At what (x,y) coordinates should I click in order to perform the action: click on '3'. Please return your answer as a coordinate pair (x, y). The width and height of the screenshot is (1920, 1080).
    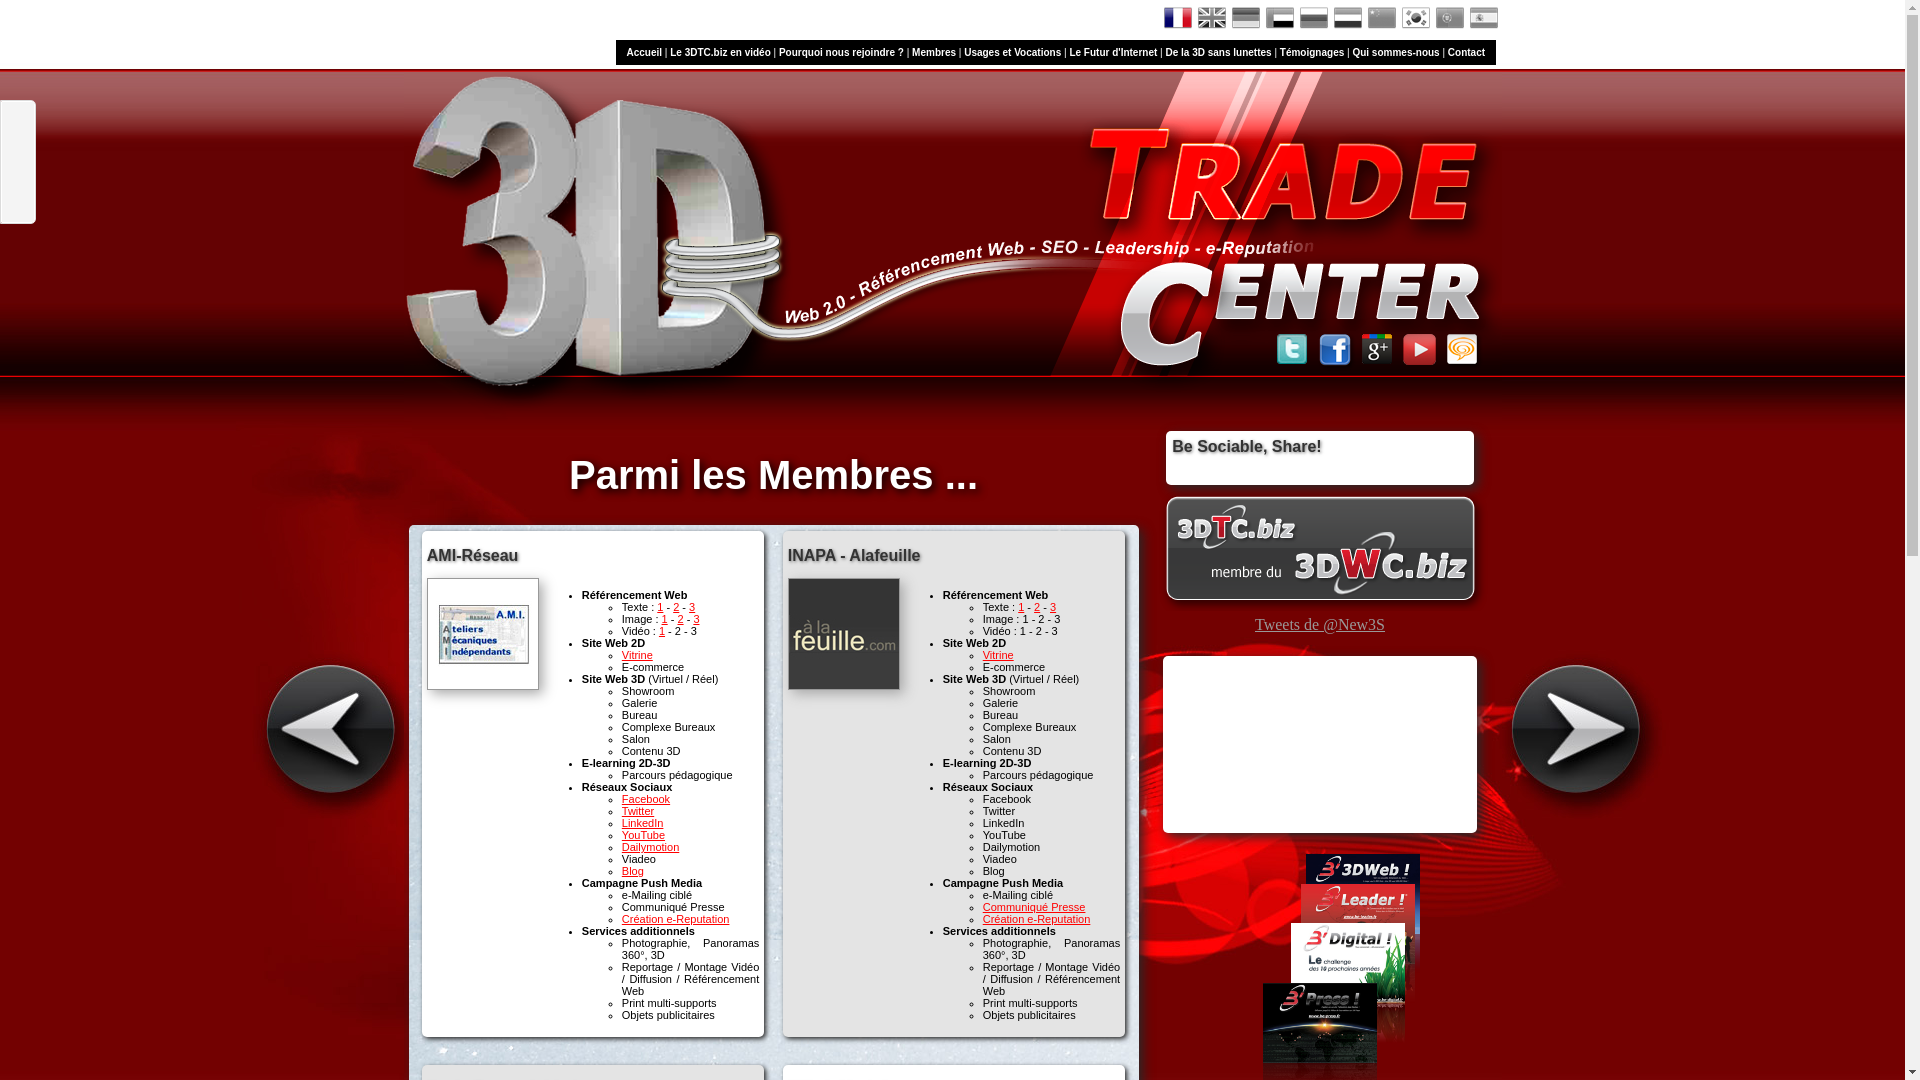
    Looking at the image, I should click on (696, 617).